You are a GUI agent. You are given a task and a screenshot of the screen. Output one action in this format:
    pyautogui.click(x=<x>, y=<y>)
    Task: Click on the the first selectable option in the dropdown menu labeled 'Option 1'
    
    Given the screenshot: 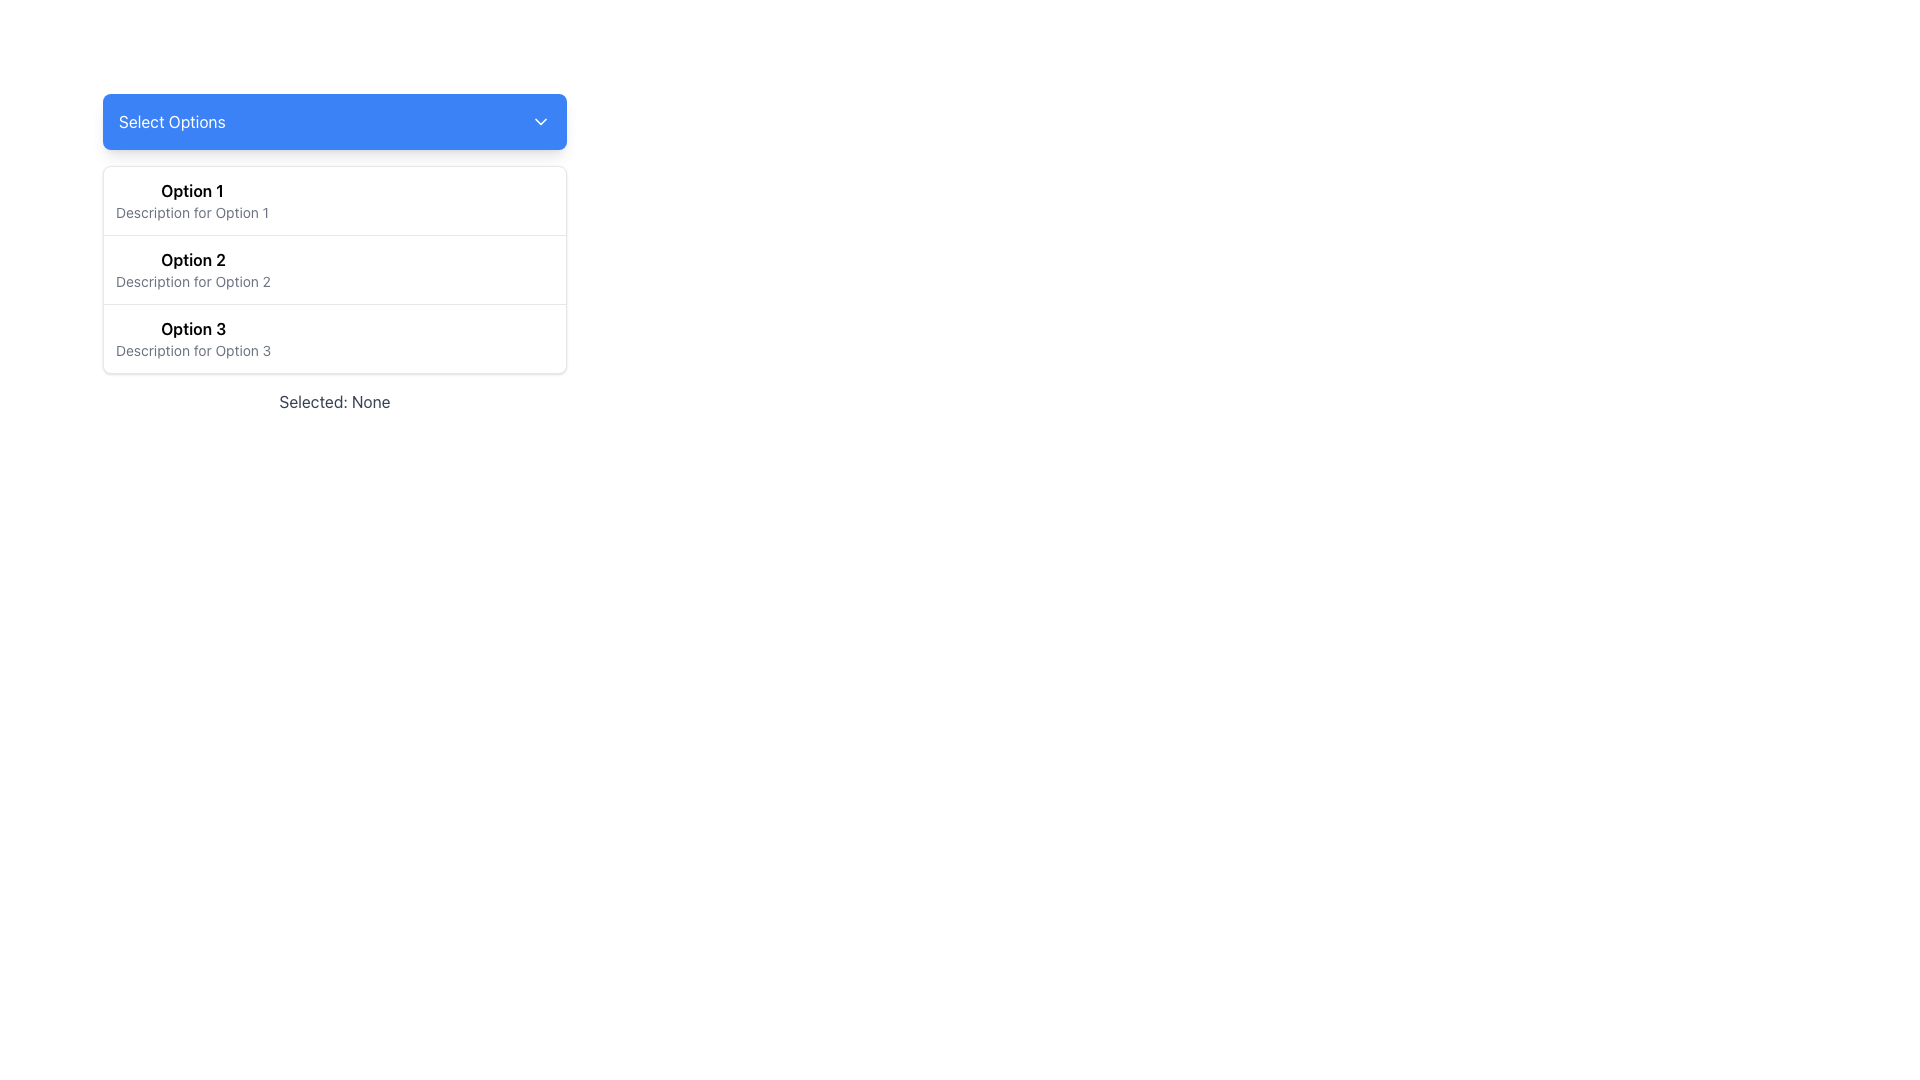 What is the action you would take?
    pyautogui.click(x=192, y=200)
    